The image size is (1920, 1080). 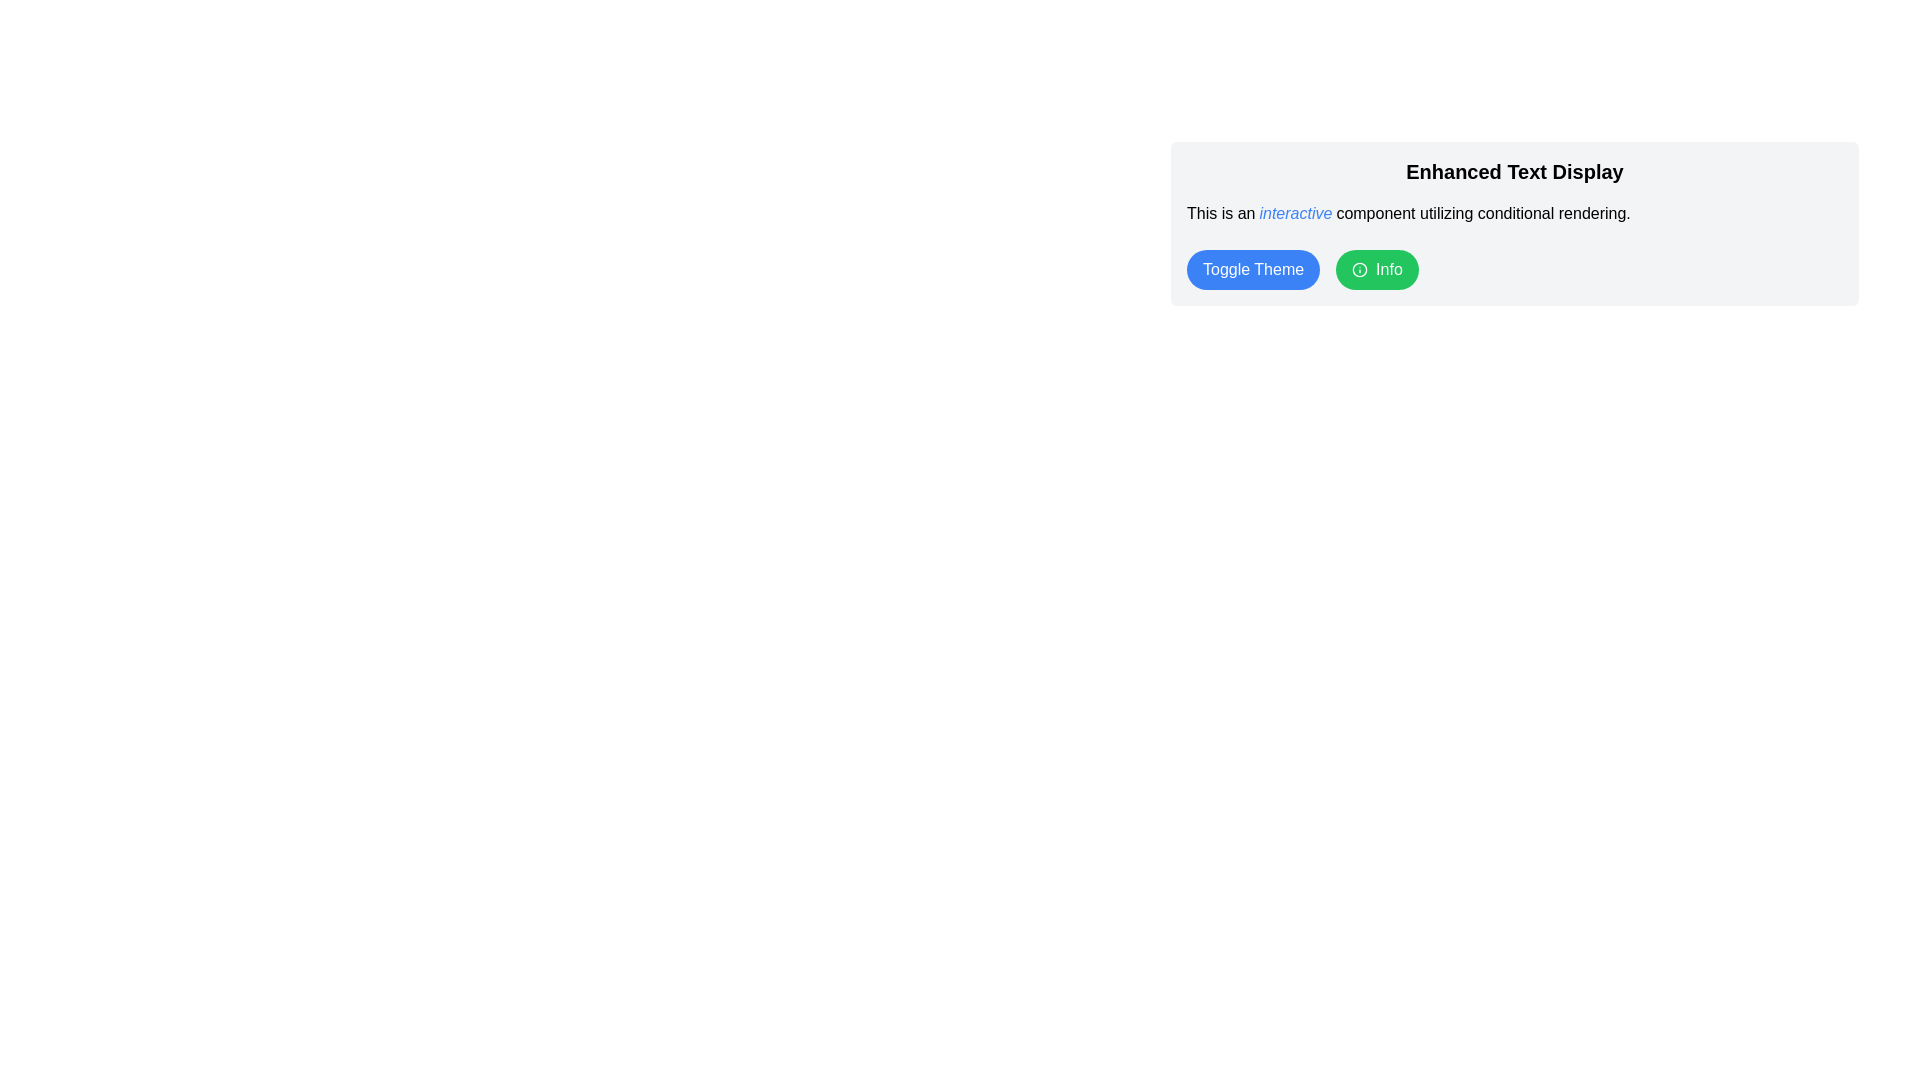 I want to click on the information button, which is the second button in a horizontal sequence next to the blue 'Toggle Theme' button, to observe its hover effect, so click(x=1376, y=270).